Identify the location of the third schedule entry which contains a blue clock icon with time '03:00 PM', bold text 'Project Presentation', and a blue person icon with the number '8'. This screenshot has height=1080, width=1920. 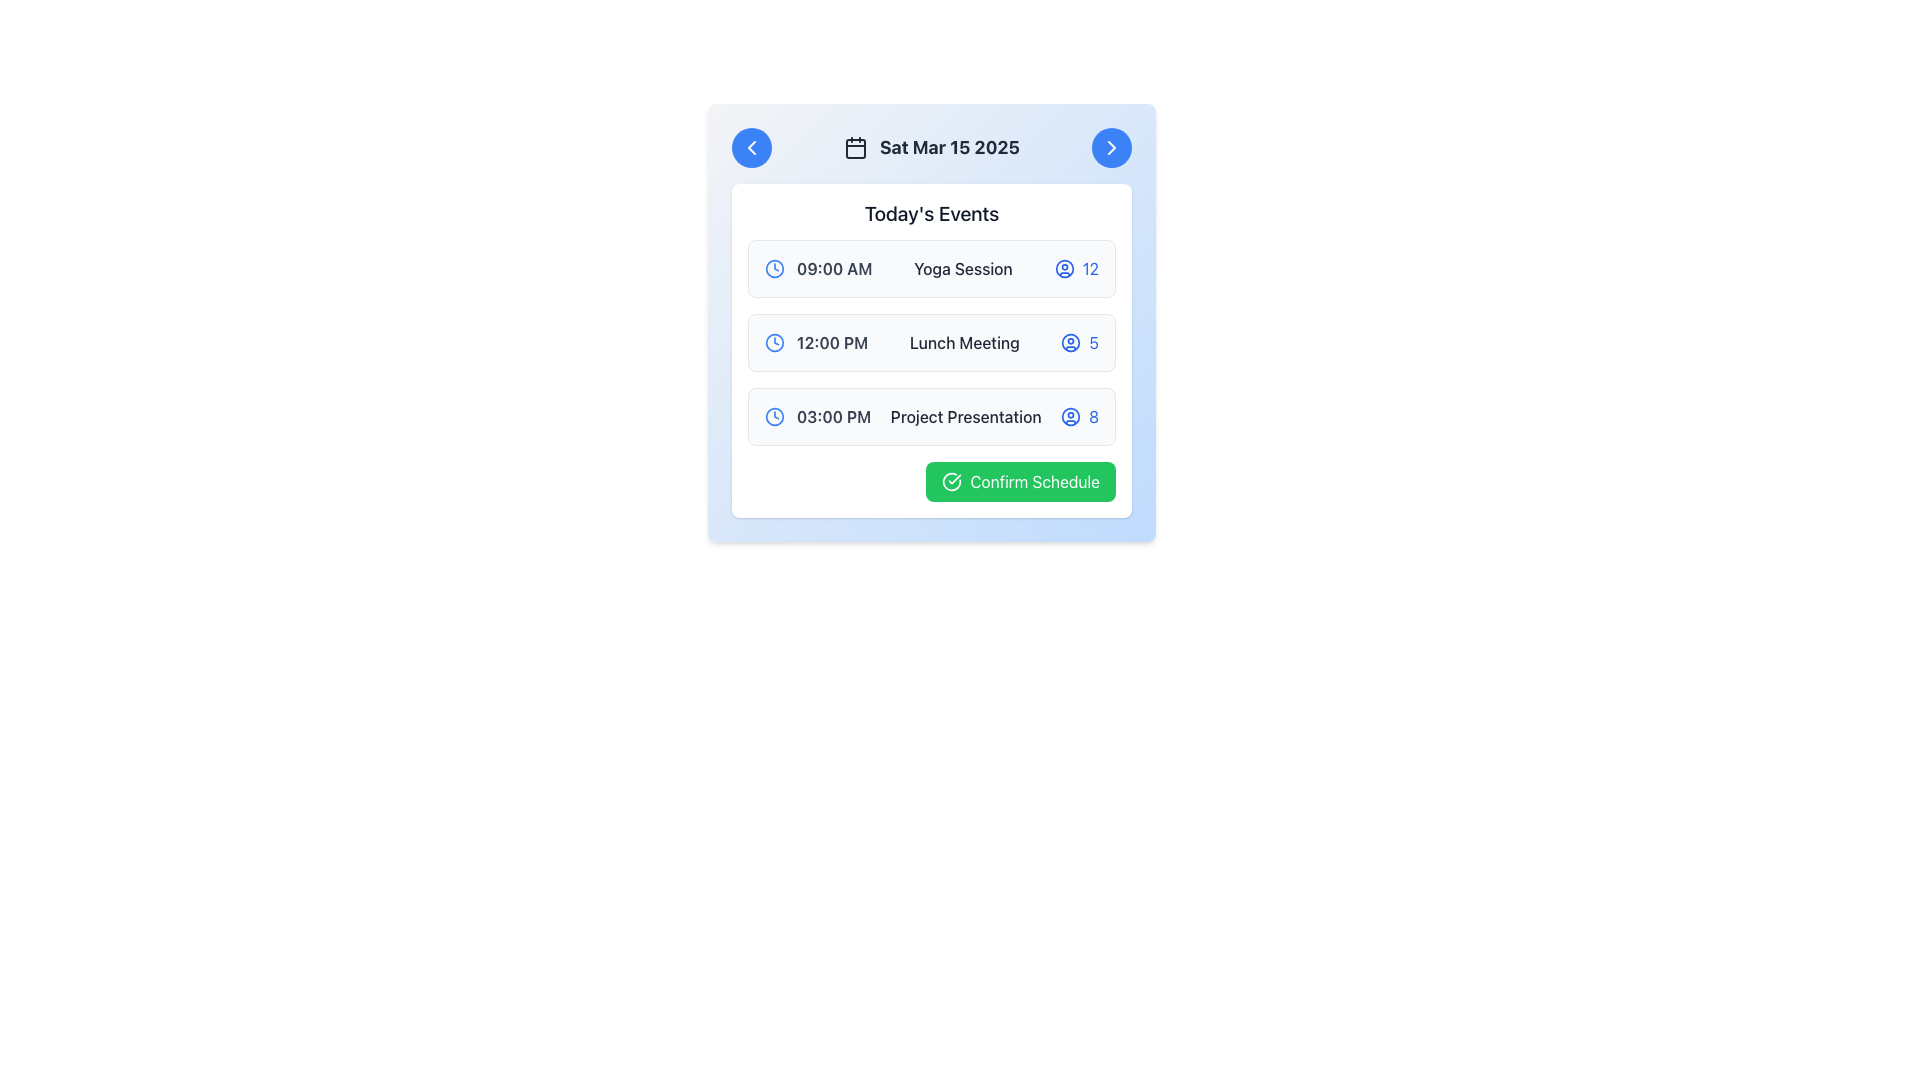
(930, 415).